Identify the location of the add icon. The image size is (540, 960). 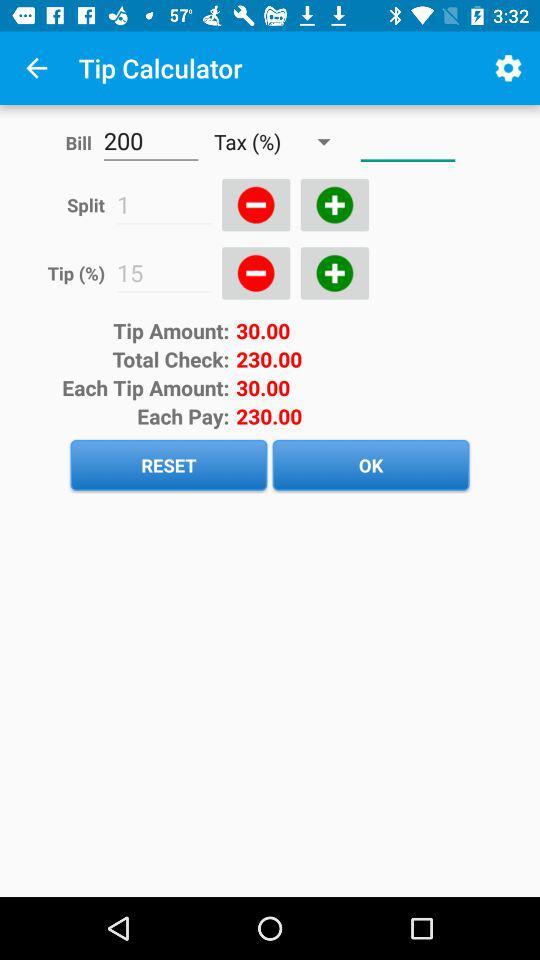
(334, 272).